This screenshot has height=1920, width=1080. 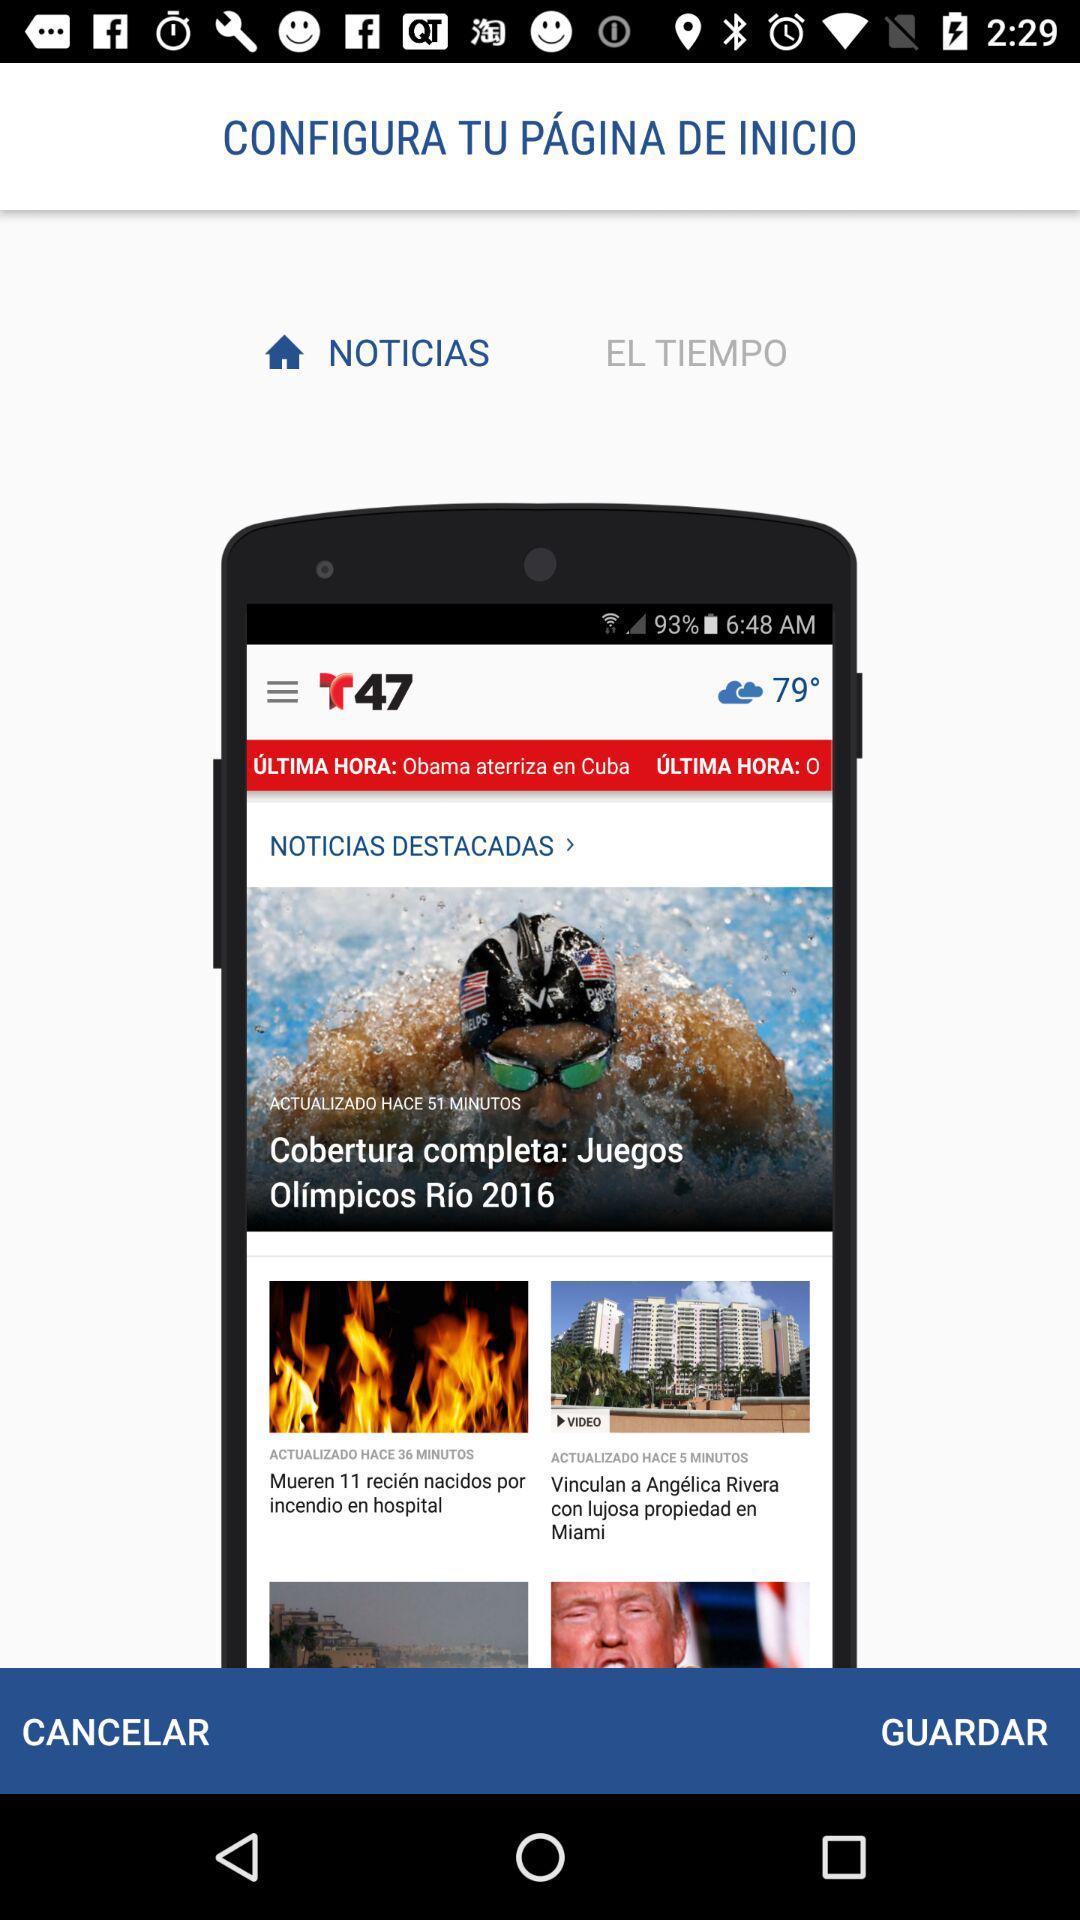 What do you see at coordinates (690, 351) in the screenshot?
I see `the icon to the right of the noticias item` at bounding box center [690, 351].